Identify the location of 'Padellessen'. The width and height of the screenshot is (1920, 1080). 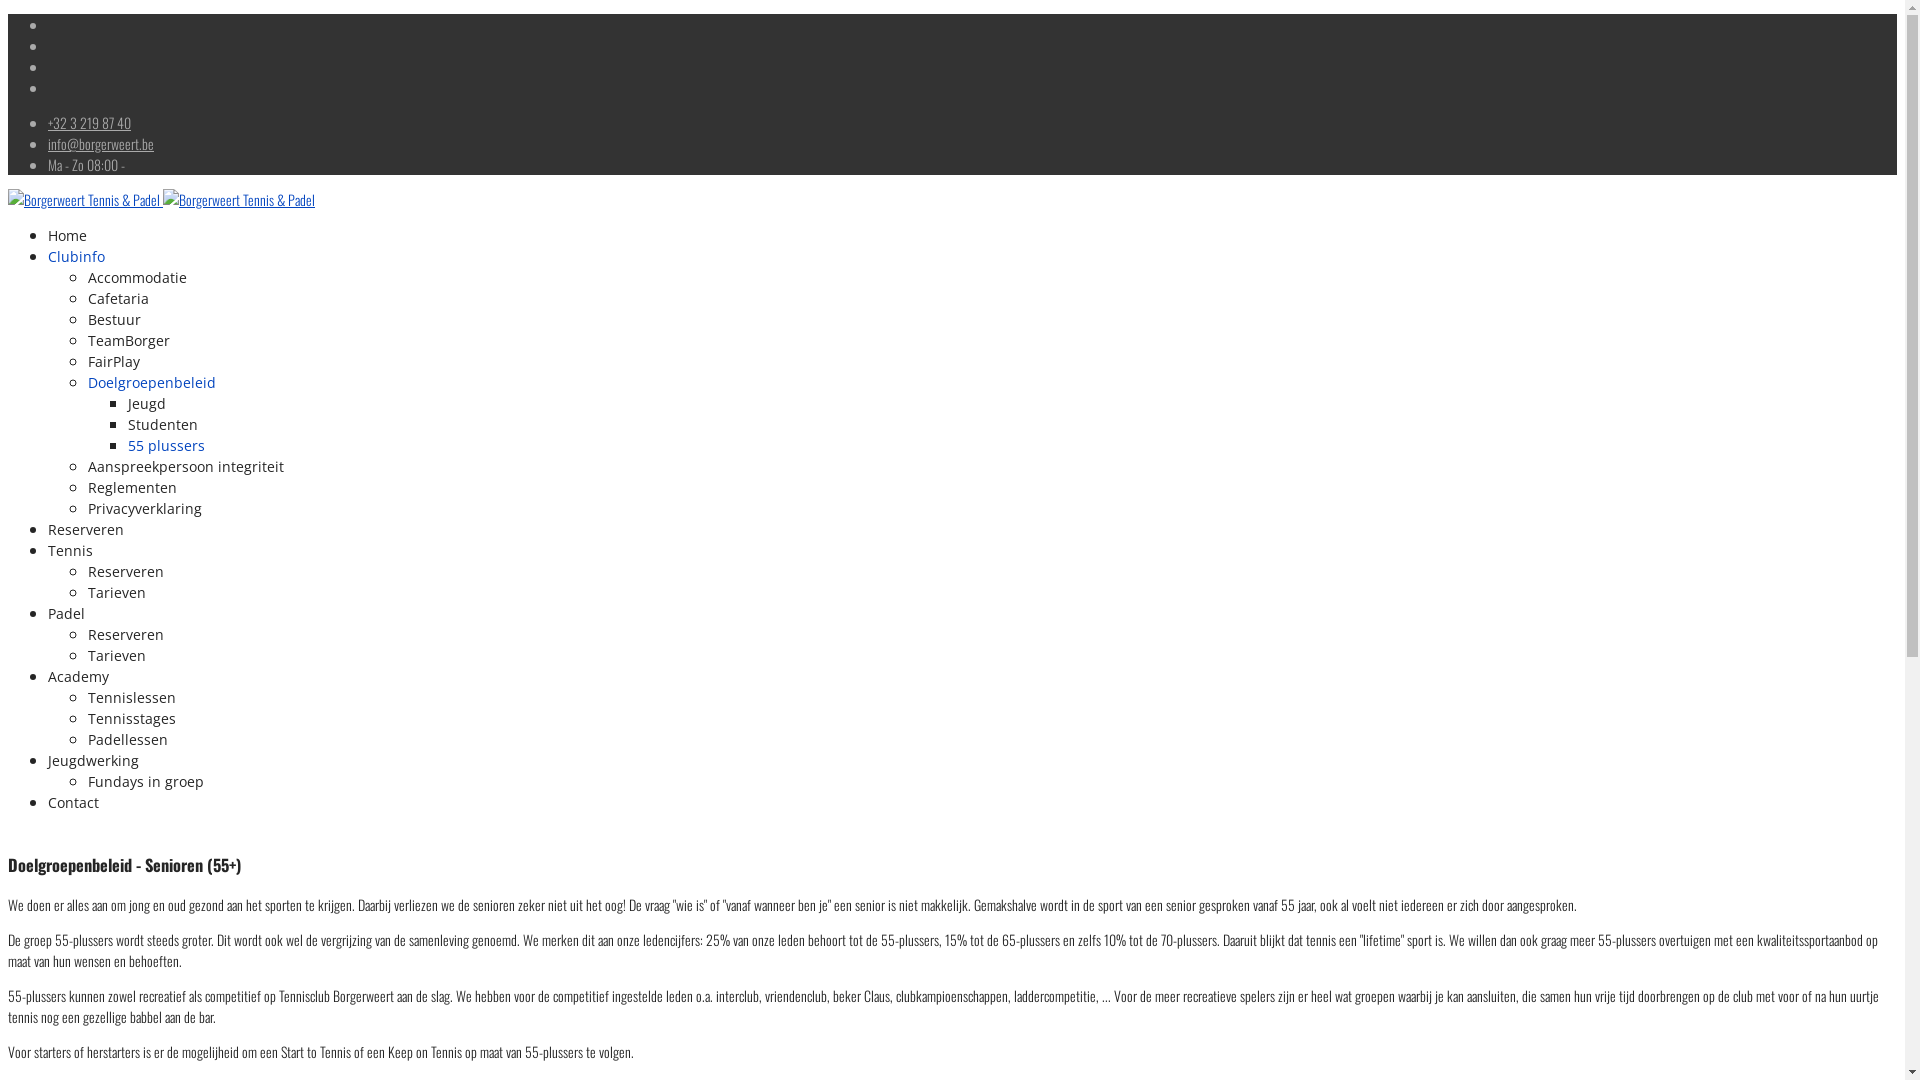
(127, 739).